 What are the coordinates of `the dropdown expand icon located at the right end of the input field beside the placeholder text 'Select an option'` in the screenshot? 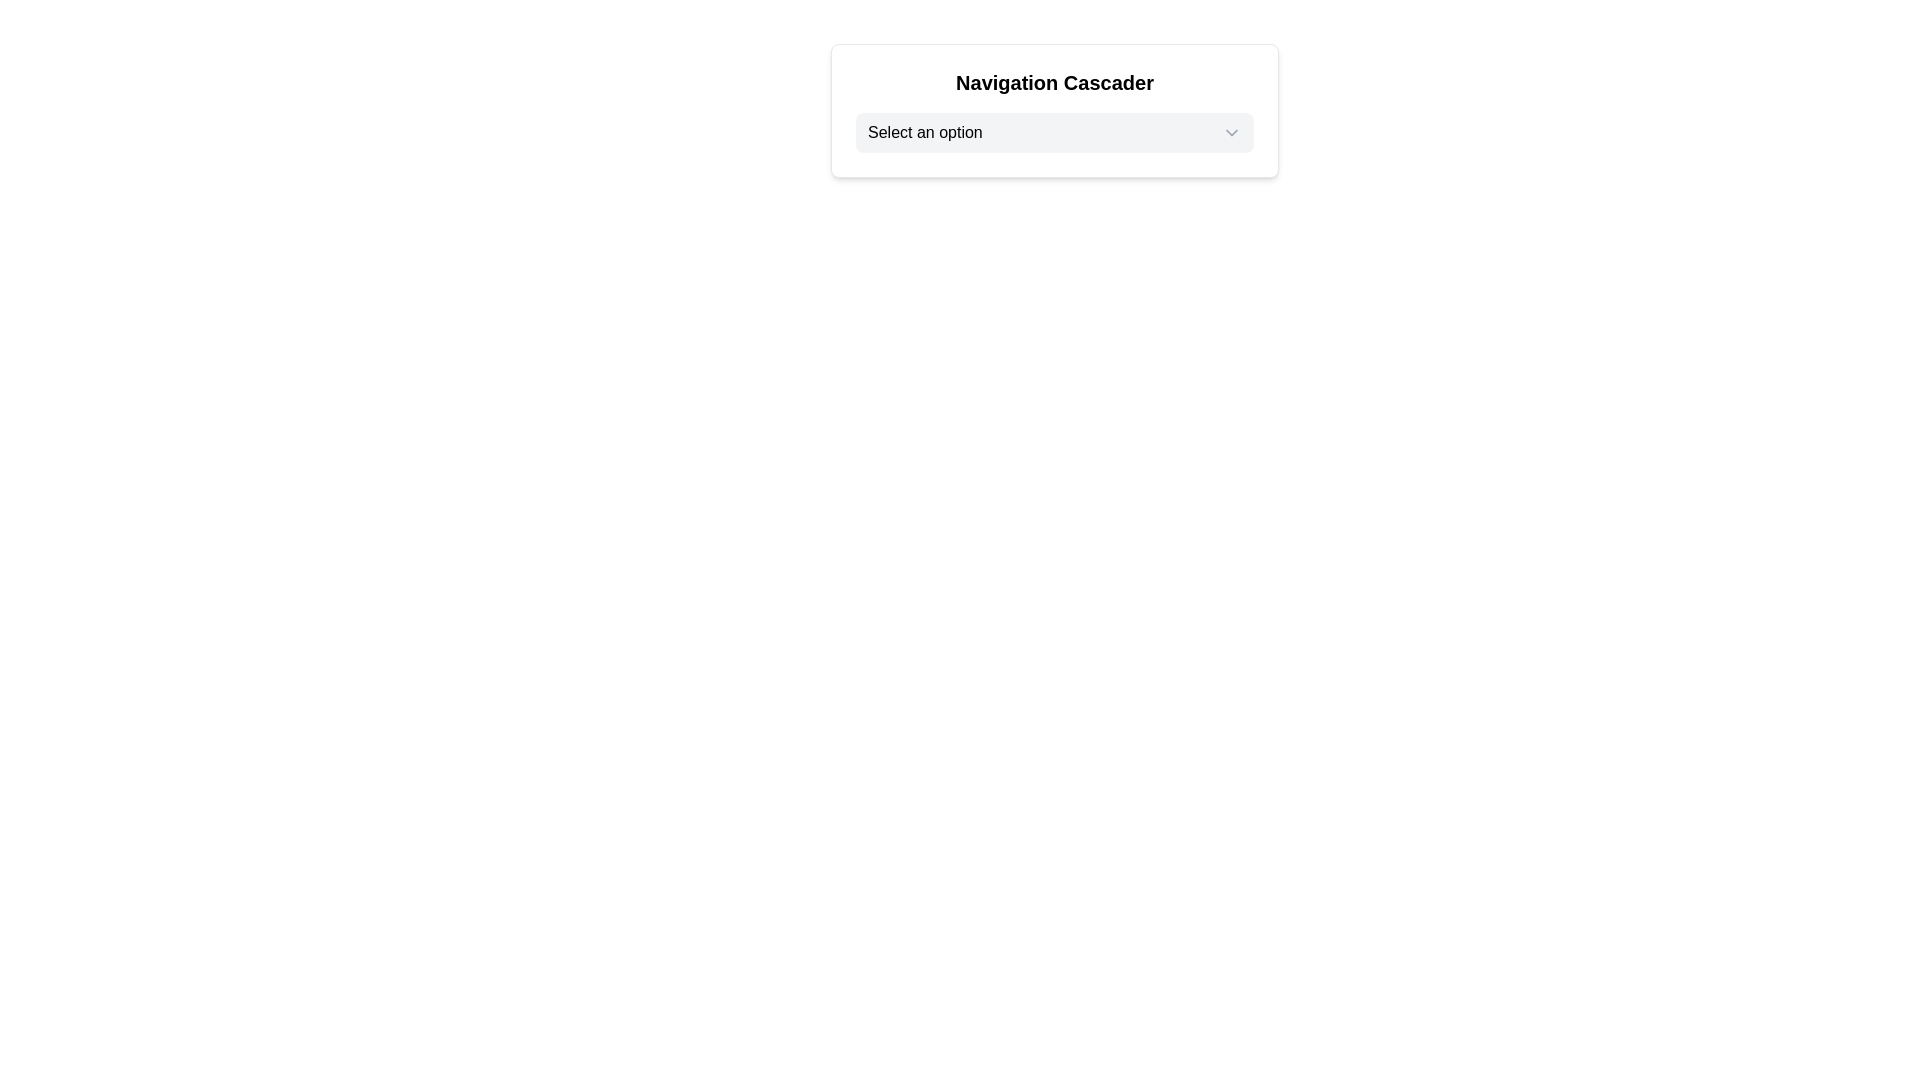 It's located at (1231, 132).